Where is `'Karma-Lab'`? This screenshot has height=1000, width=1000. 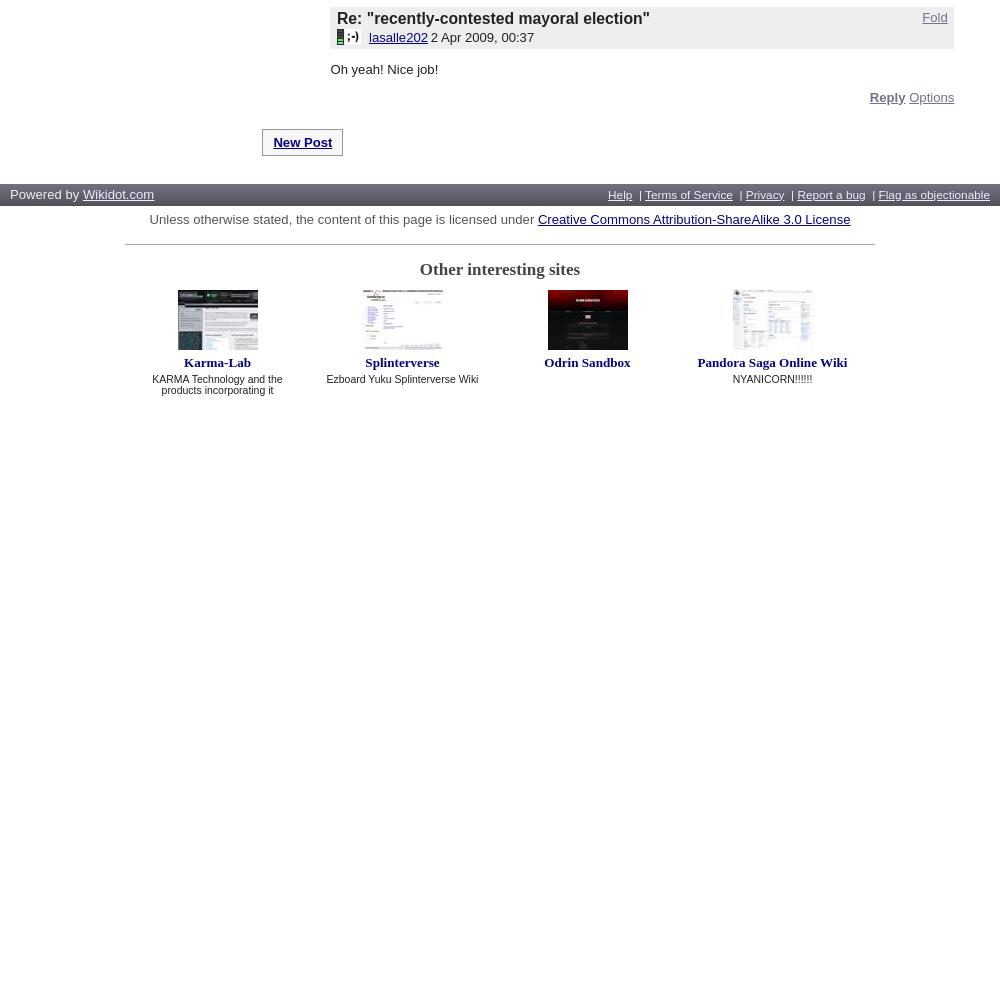
'Karma-Lab' is located at coordinates (216, 360).